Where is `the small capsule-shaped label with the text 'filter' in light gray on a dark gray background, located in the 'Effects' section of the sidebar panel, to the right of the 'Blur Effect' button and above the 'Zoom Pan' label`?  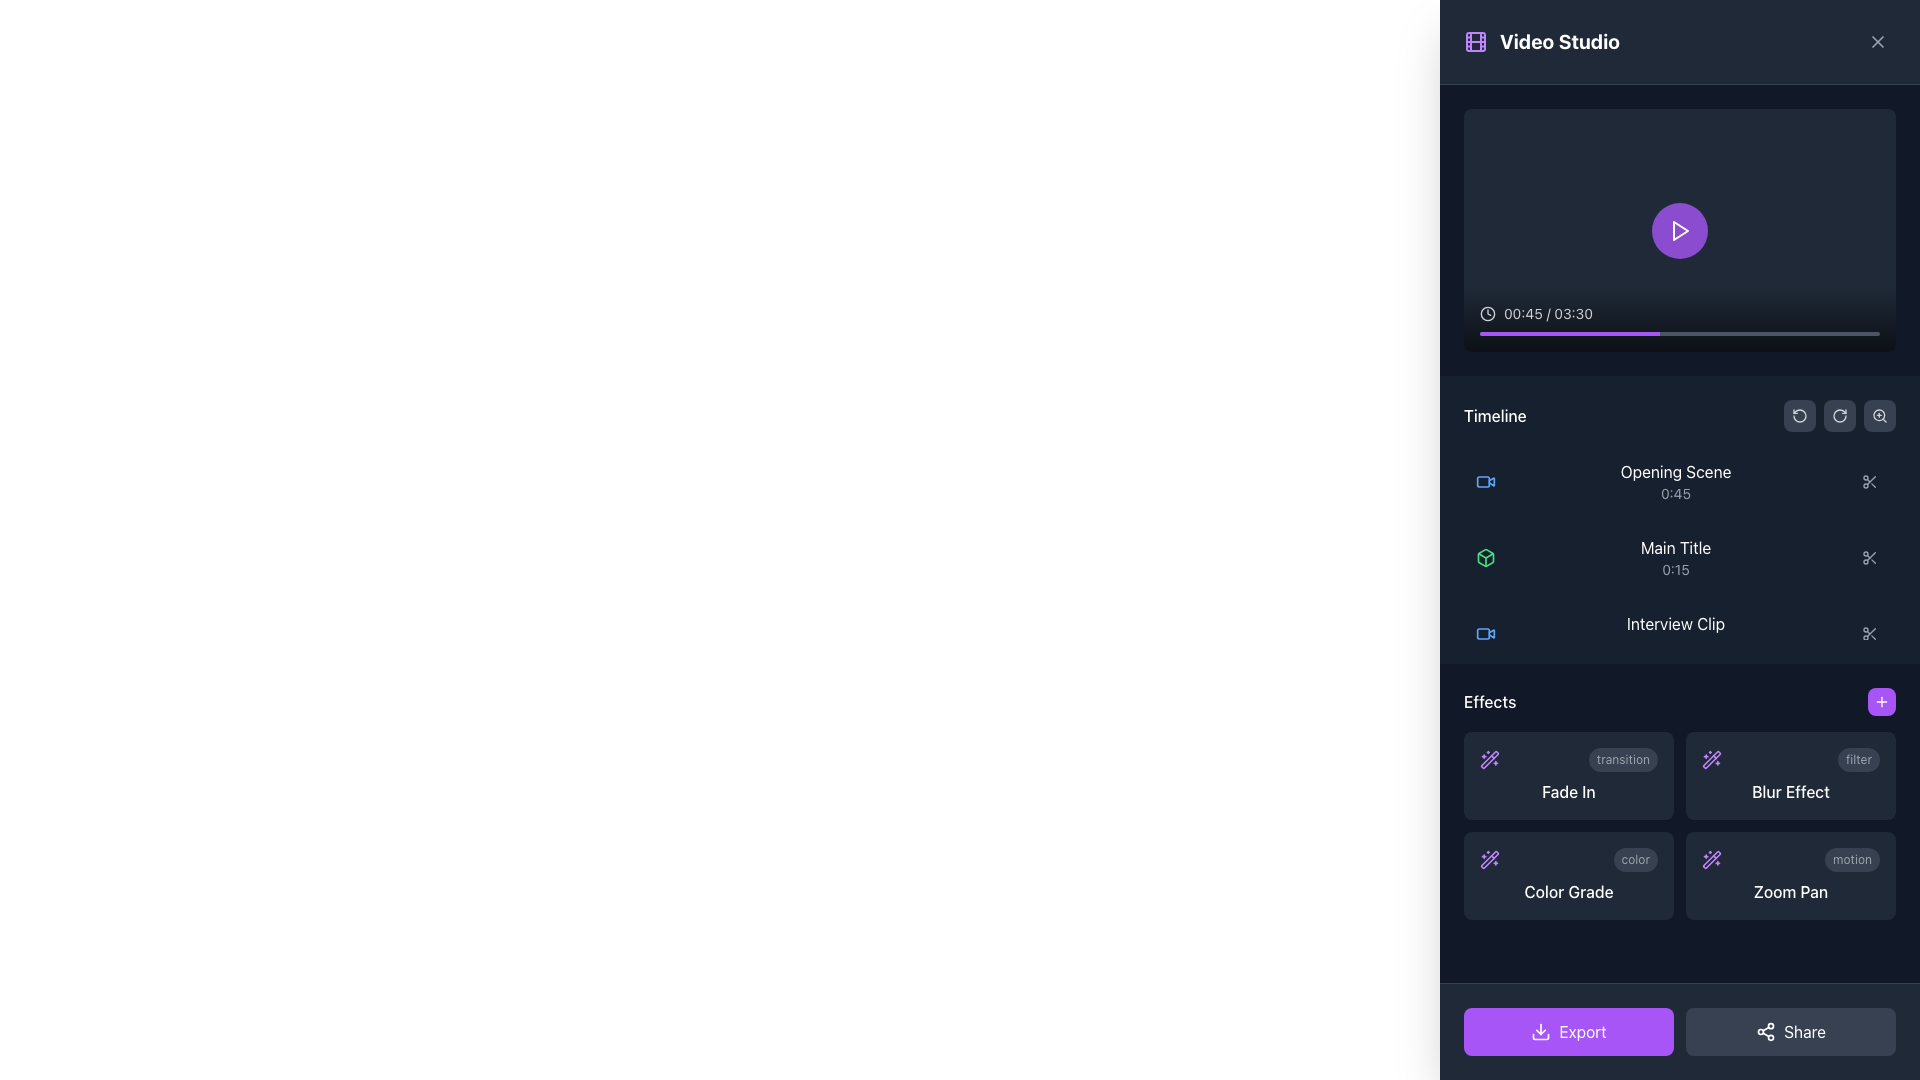
the small capsule-shaped label with the text 'filter' in light gray on a dark gray background, located in the 'Effects' section of the sidebar panel, to the right of the 'Blur Effect' button and above the 'Zoom Pan' label is located at coordinates (1857, 759).